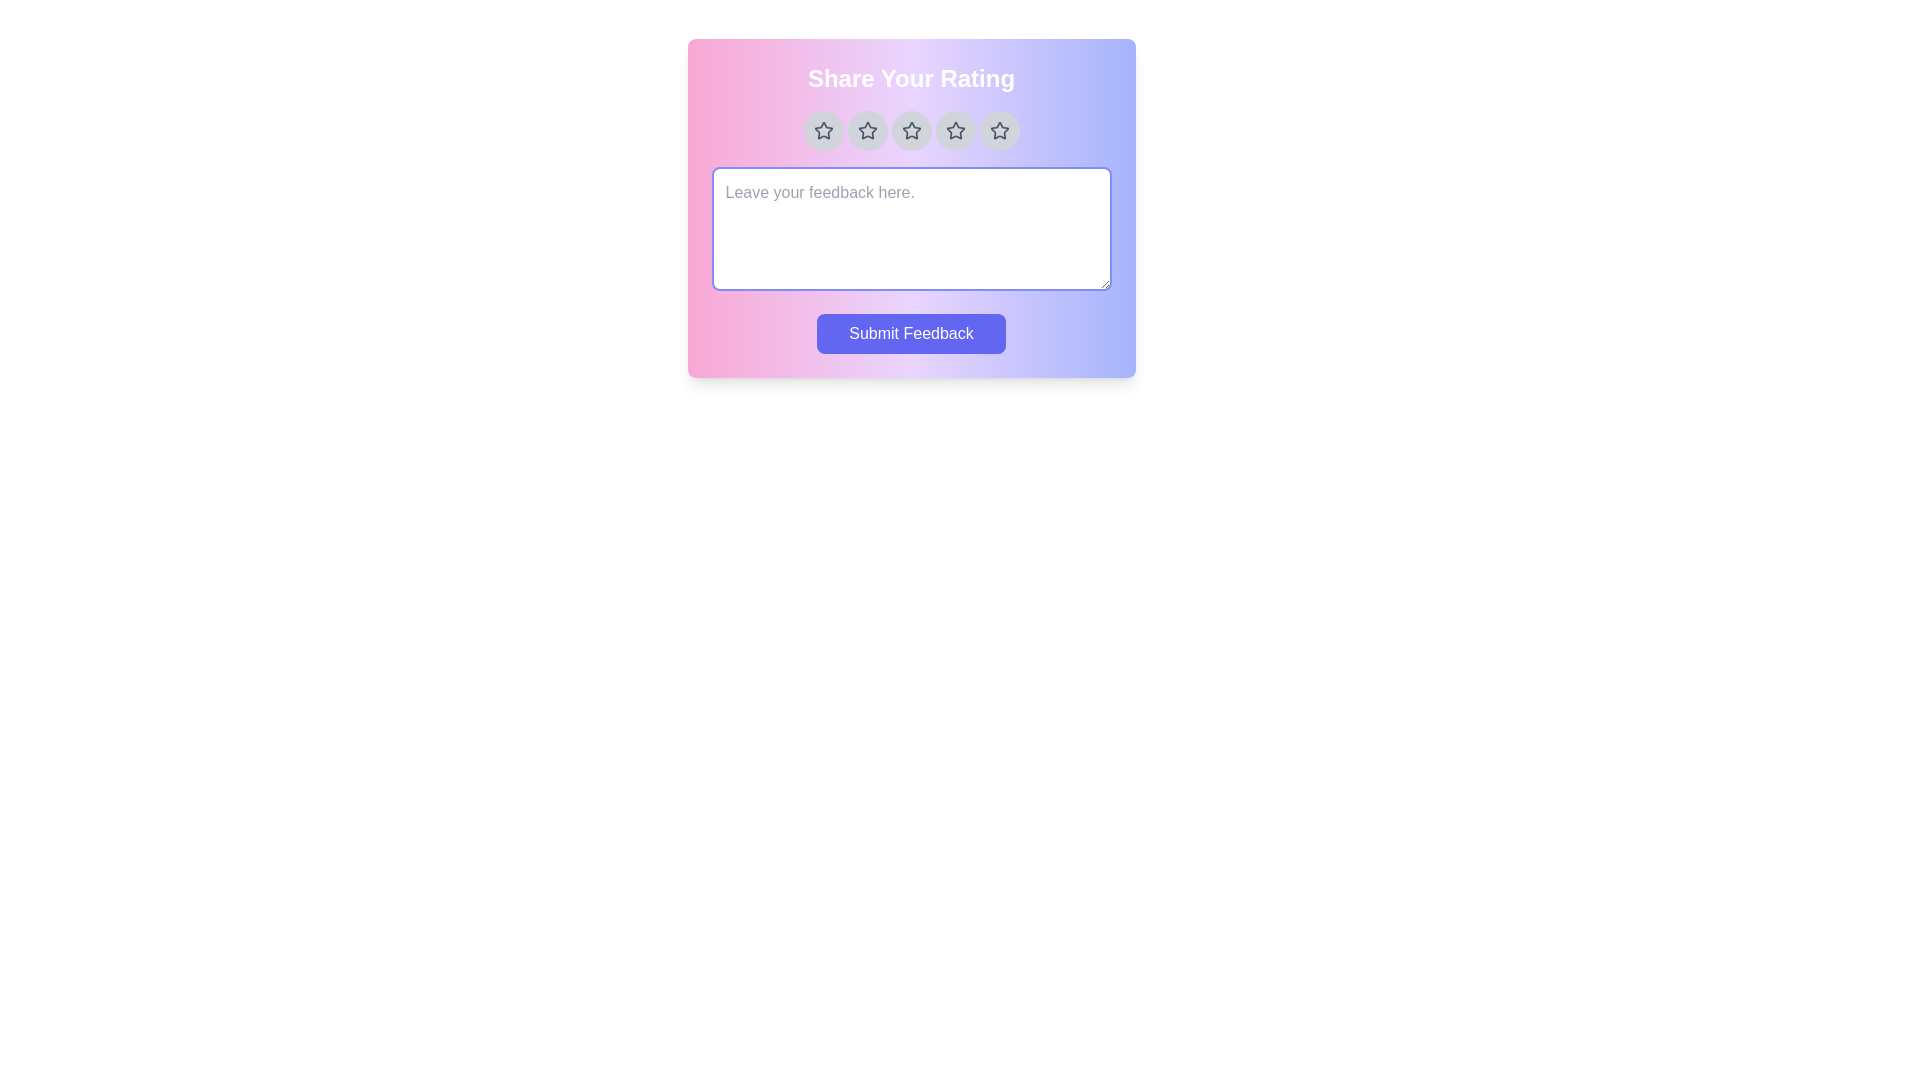 This screenshot has width=1920, height=1080. Describe the element at coordinates (954, 131) in the screenshot. I see `the star corresponding to the desired rating 4` at that location.